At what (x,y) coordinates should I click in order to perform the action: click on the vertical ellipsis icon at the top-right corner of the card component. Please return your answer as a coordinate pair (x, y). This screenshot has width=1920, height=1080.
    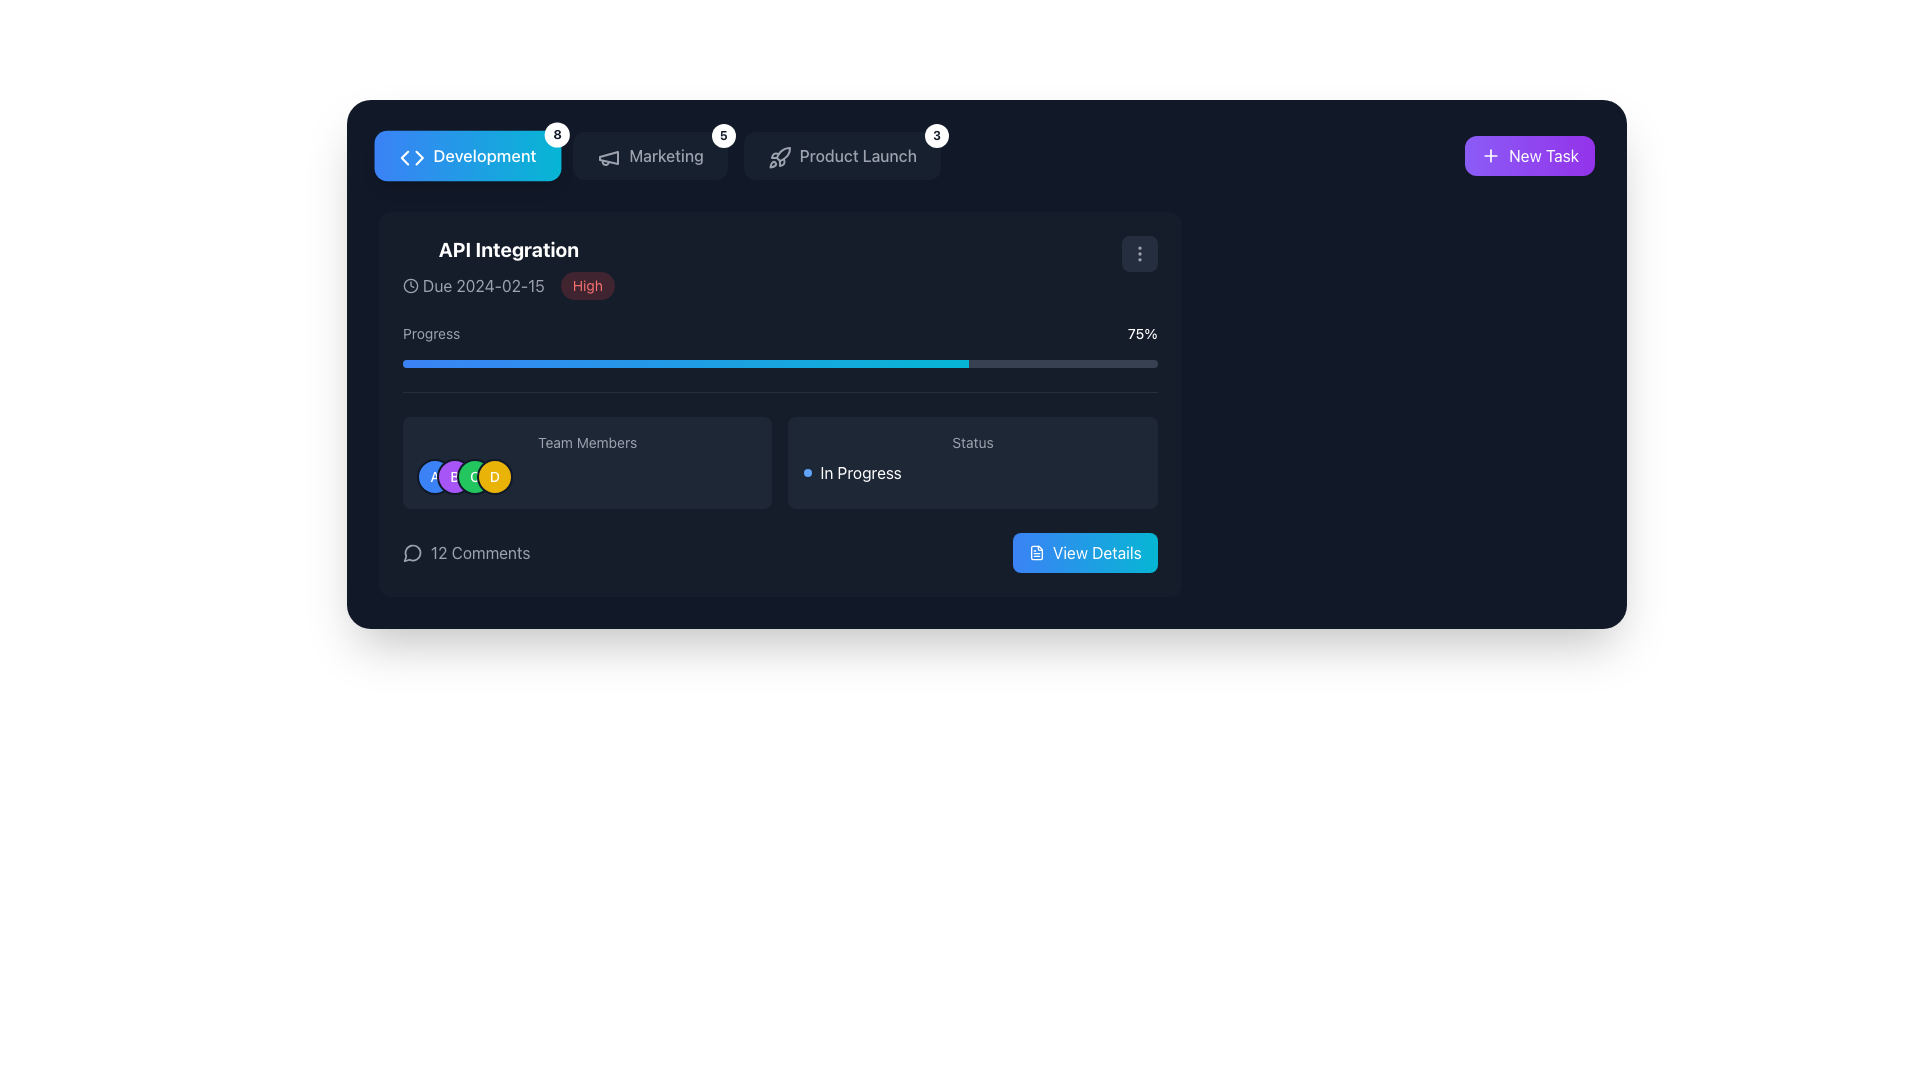
    Looking at the image, I should click on (1139, 253).